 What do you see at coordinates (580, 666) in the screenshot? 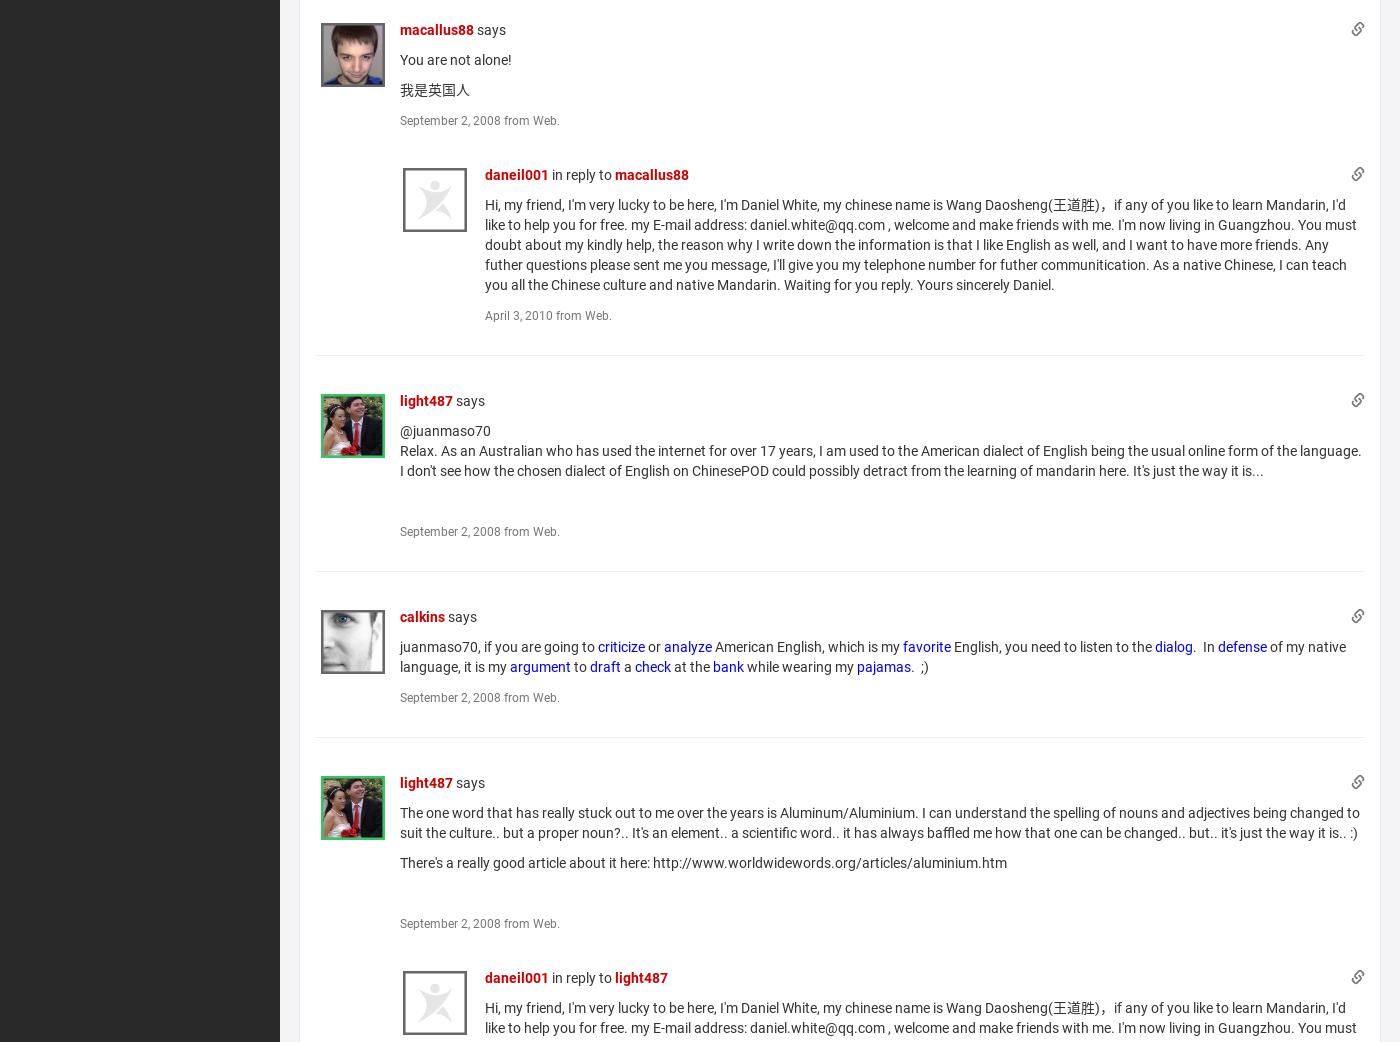
I see `'to'` at bounding box center [580, 666].